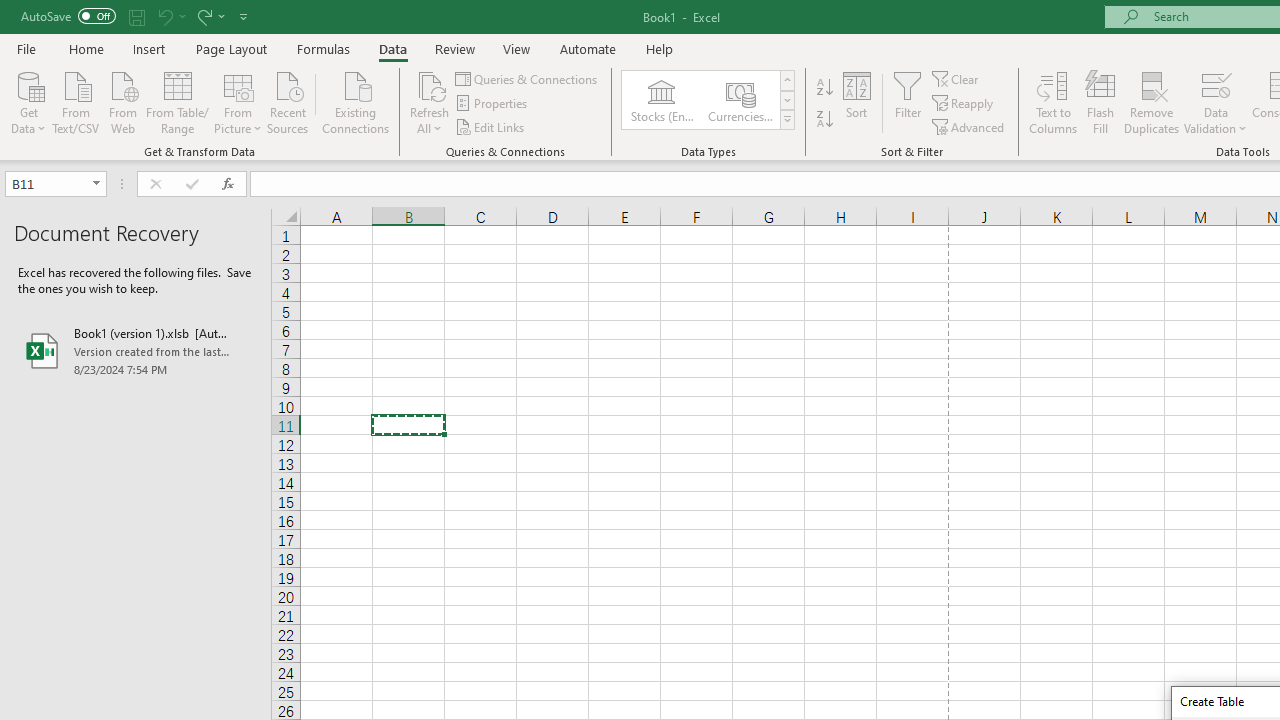  Describe the element at coordinates (956, 78) in the screenshot. I see `'Clear'` at that location.